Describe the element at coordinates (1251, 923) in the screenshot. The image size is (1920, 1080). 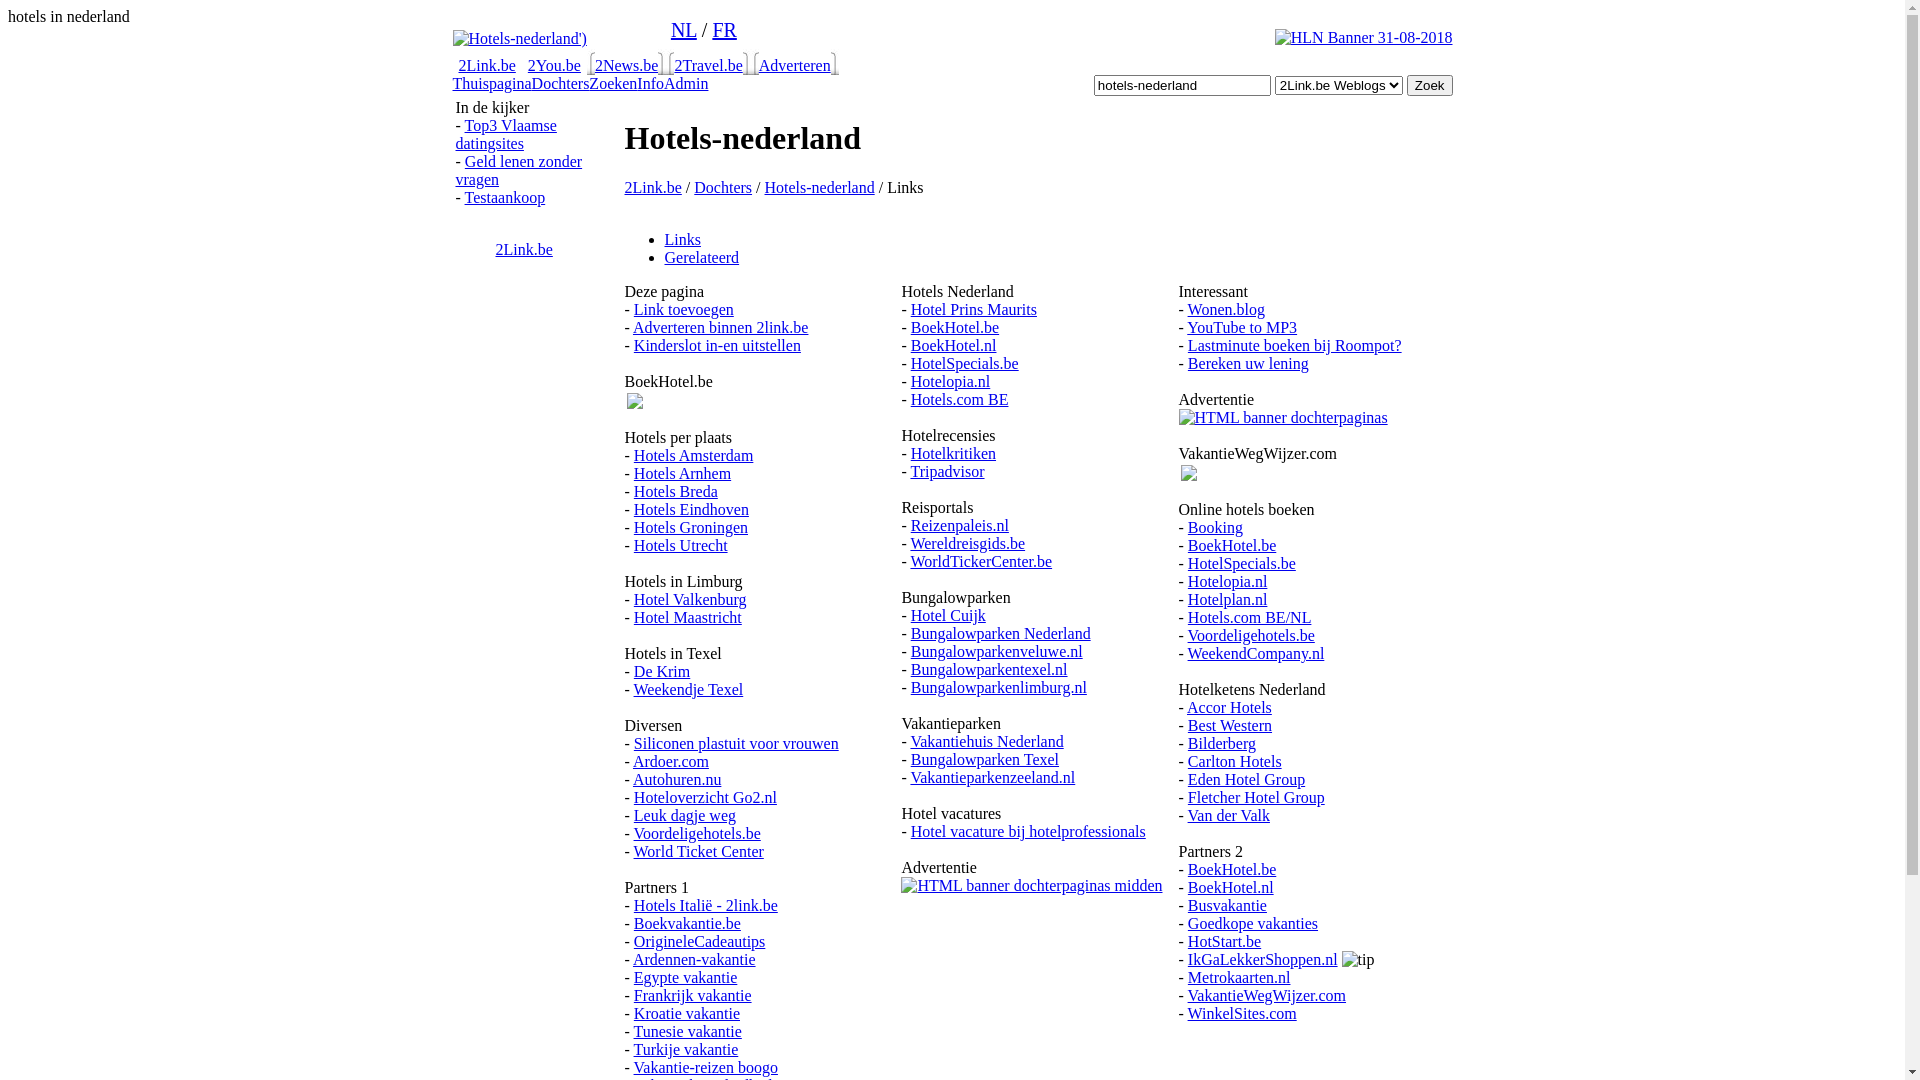
I see `'Goedkope vakanties'` at that location.